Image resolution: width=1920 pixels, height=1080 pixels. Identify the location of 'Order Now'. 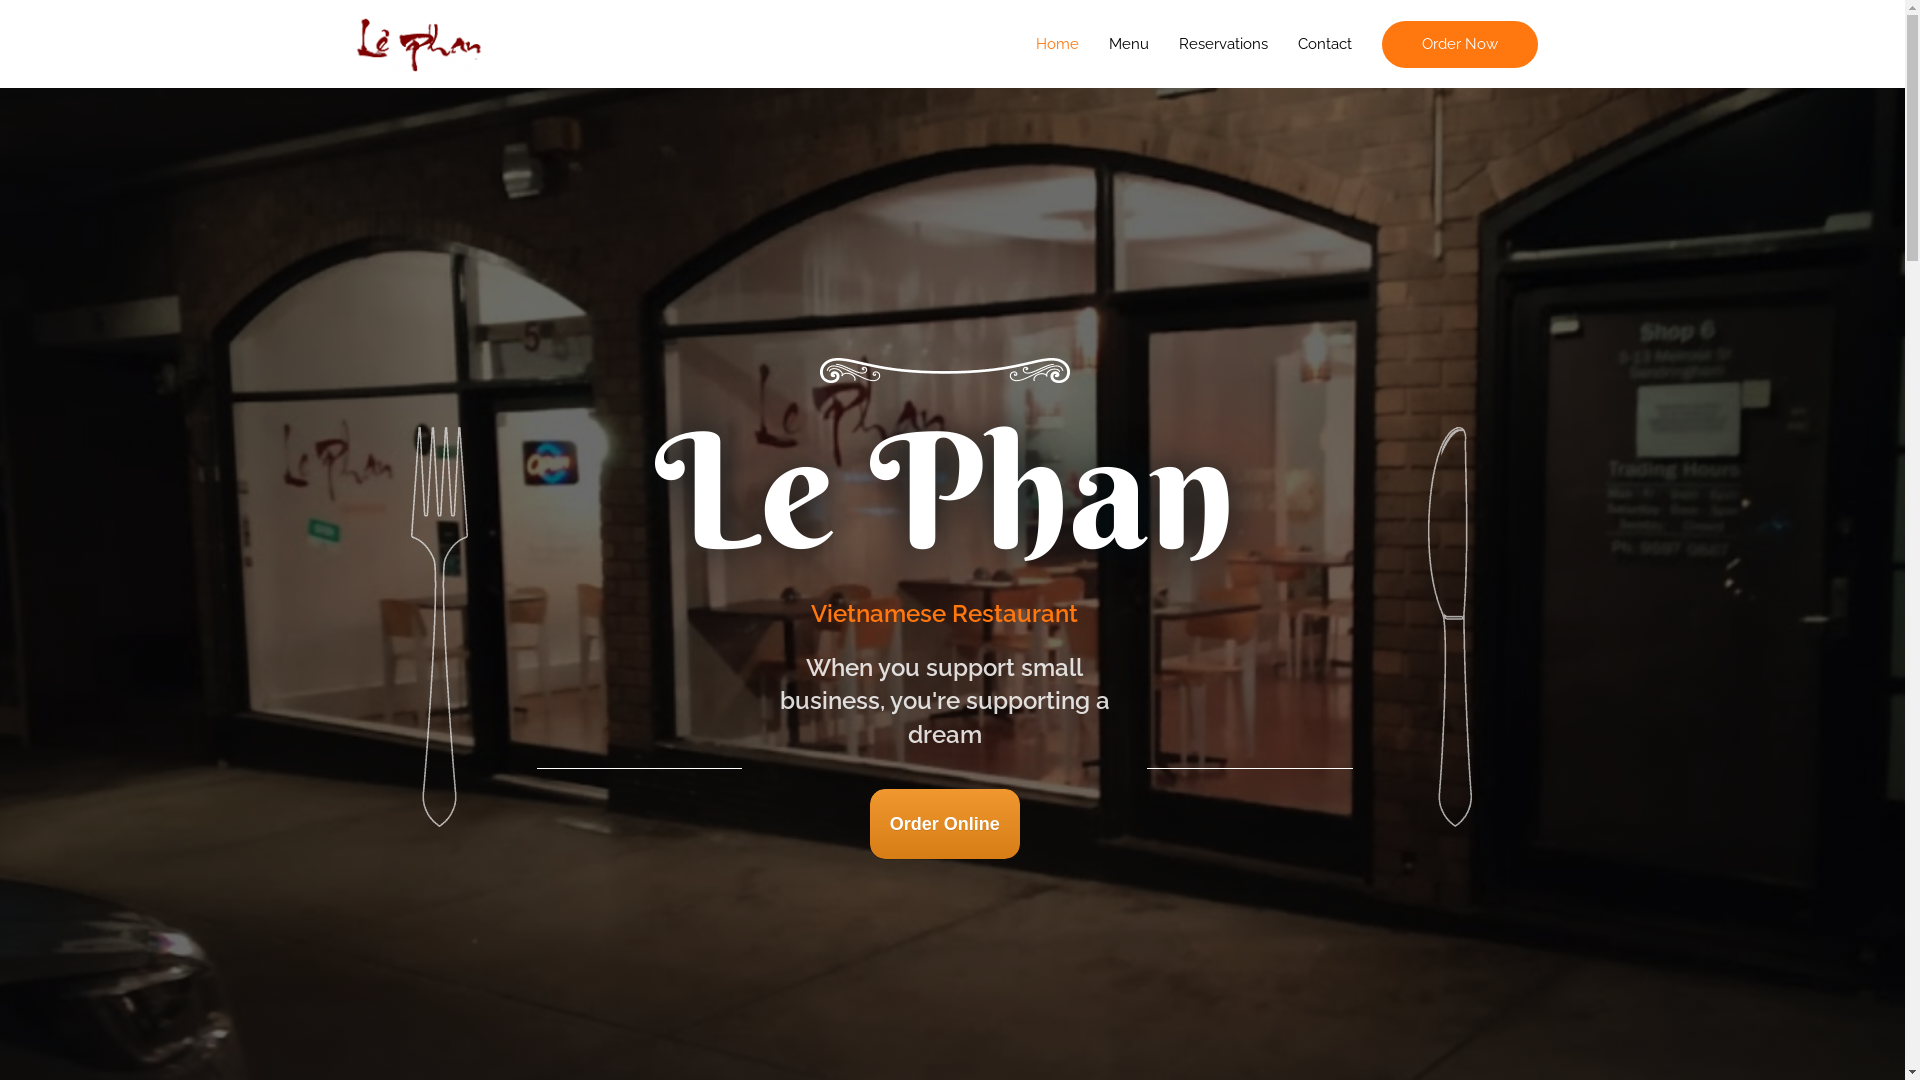
(1459, 43).